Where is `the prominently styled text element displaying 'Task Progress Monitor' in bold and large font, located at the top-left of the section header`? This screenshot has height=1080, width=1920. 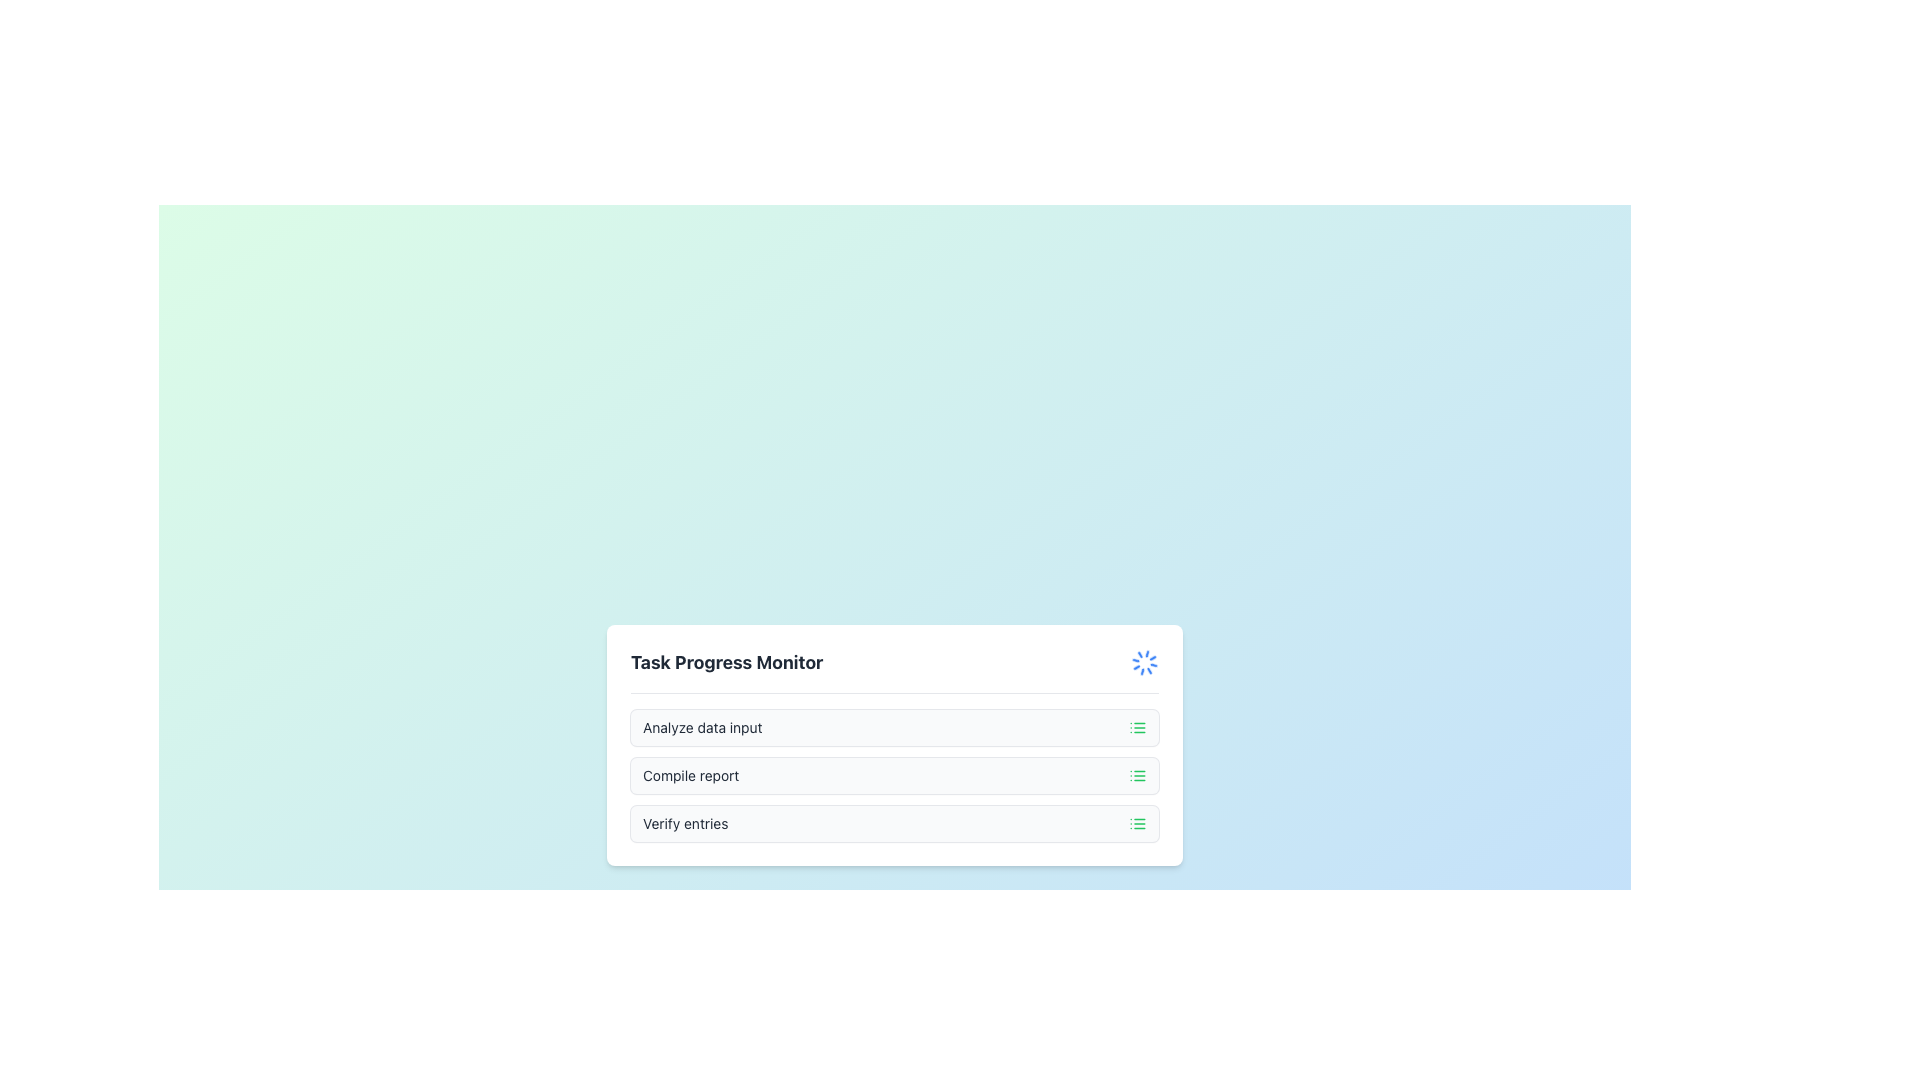
the prominently styled text element displaying 'Task Progress Monitor' in bold and large font, located at the top-left of the section header is located at coordinates (726, 662).